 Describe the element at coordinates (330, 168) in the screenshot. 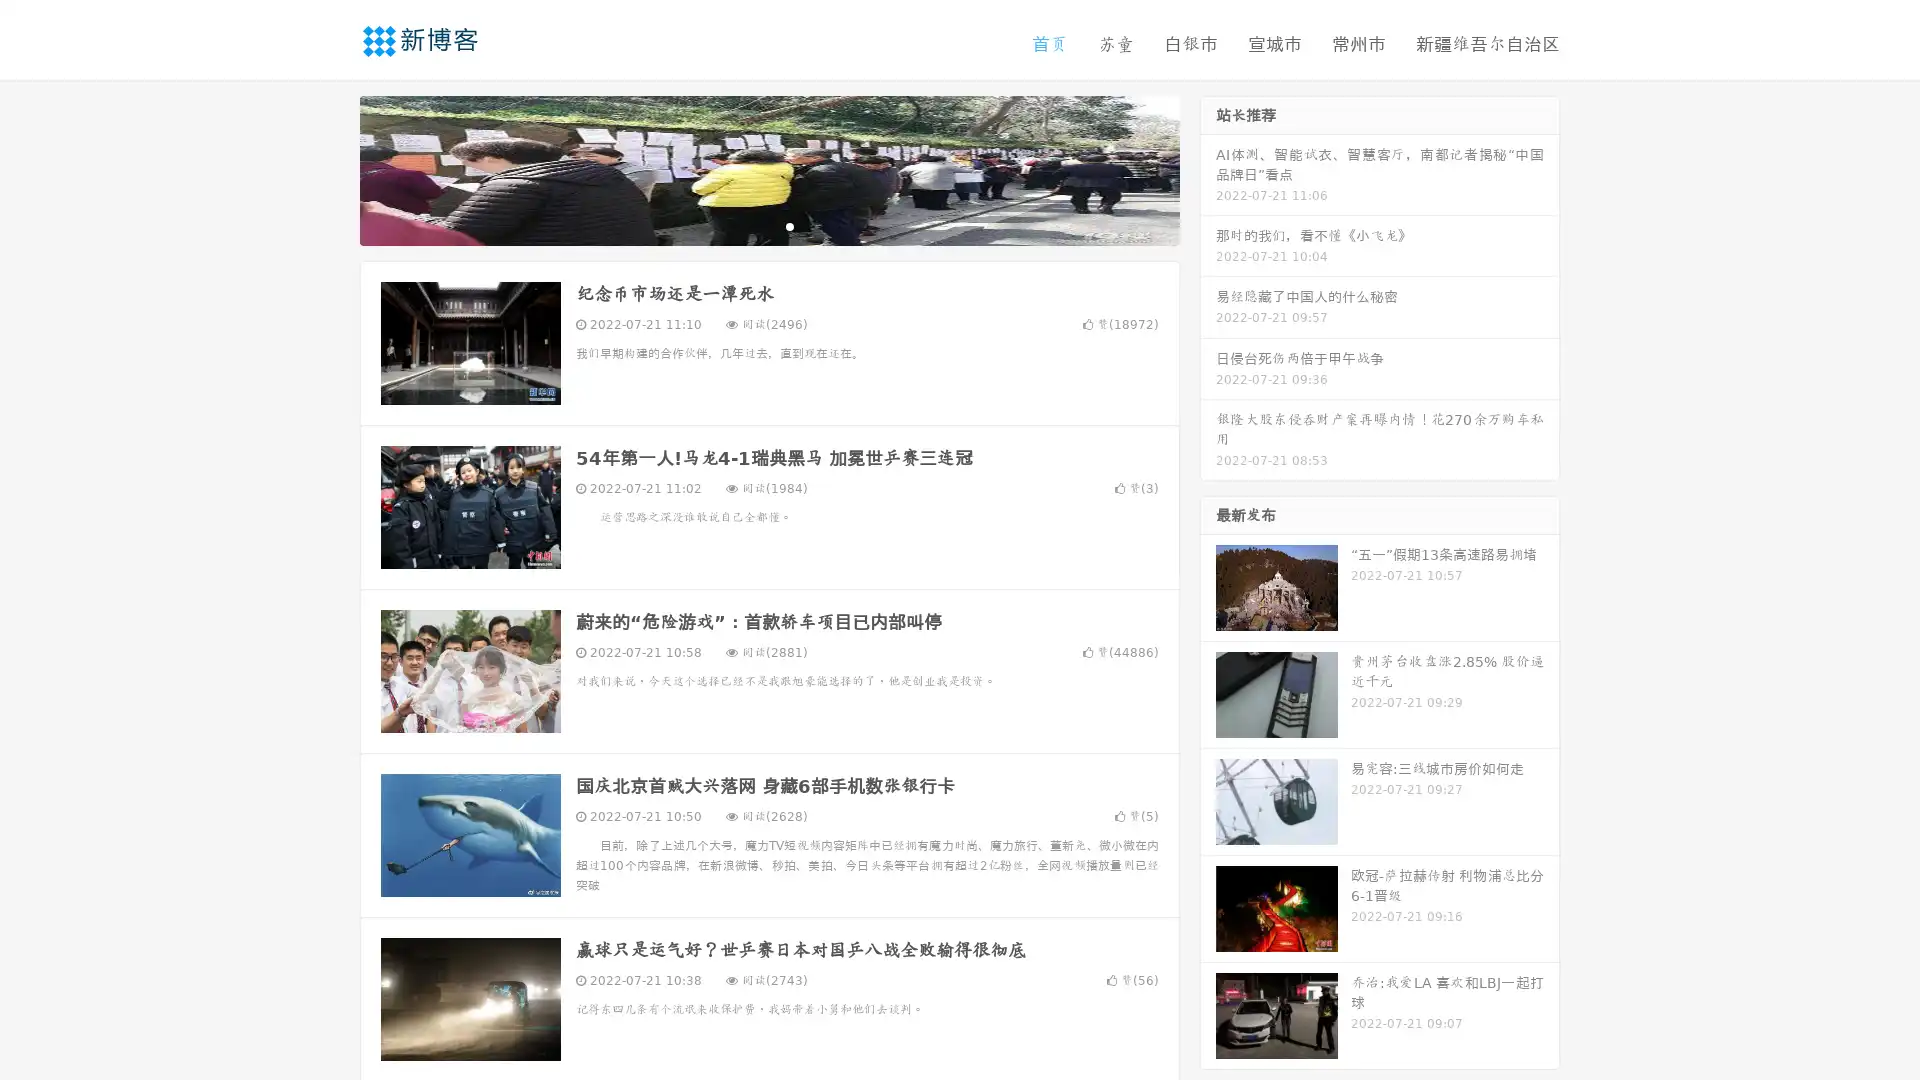

I see `Previous slide` at that location.